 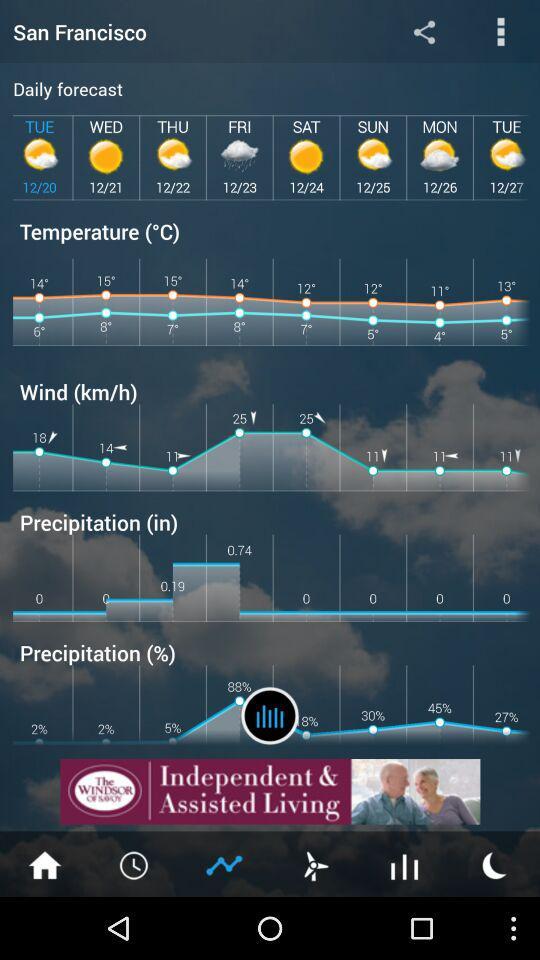 What do you see at coordinates (270, 715) in the screenshot?
I see `climate changes` at bounding box center [270, 715].